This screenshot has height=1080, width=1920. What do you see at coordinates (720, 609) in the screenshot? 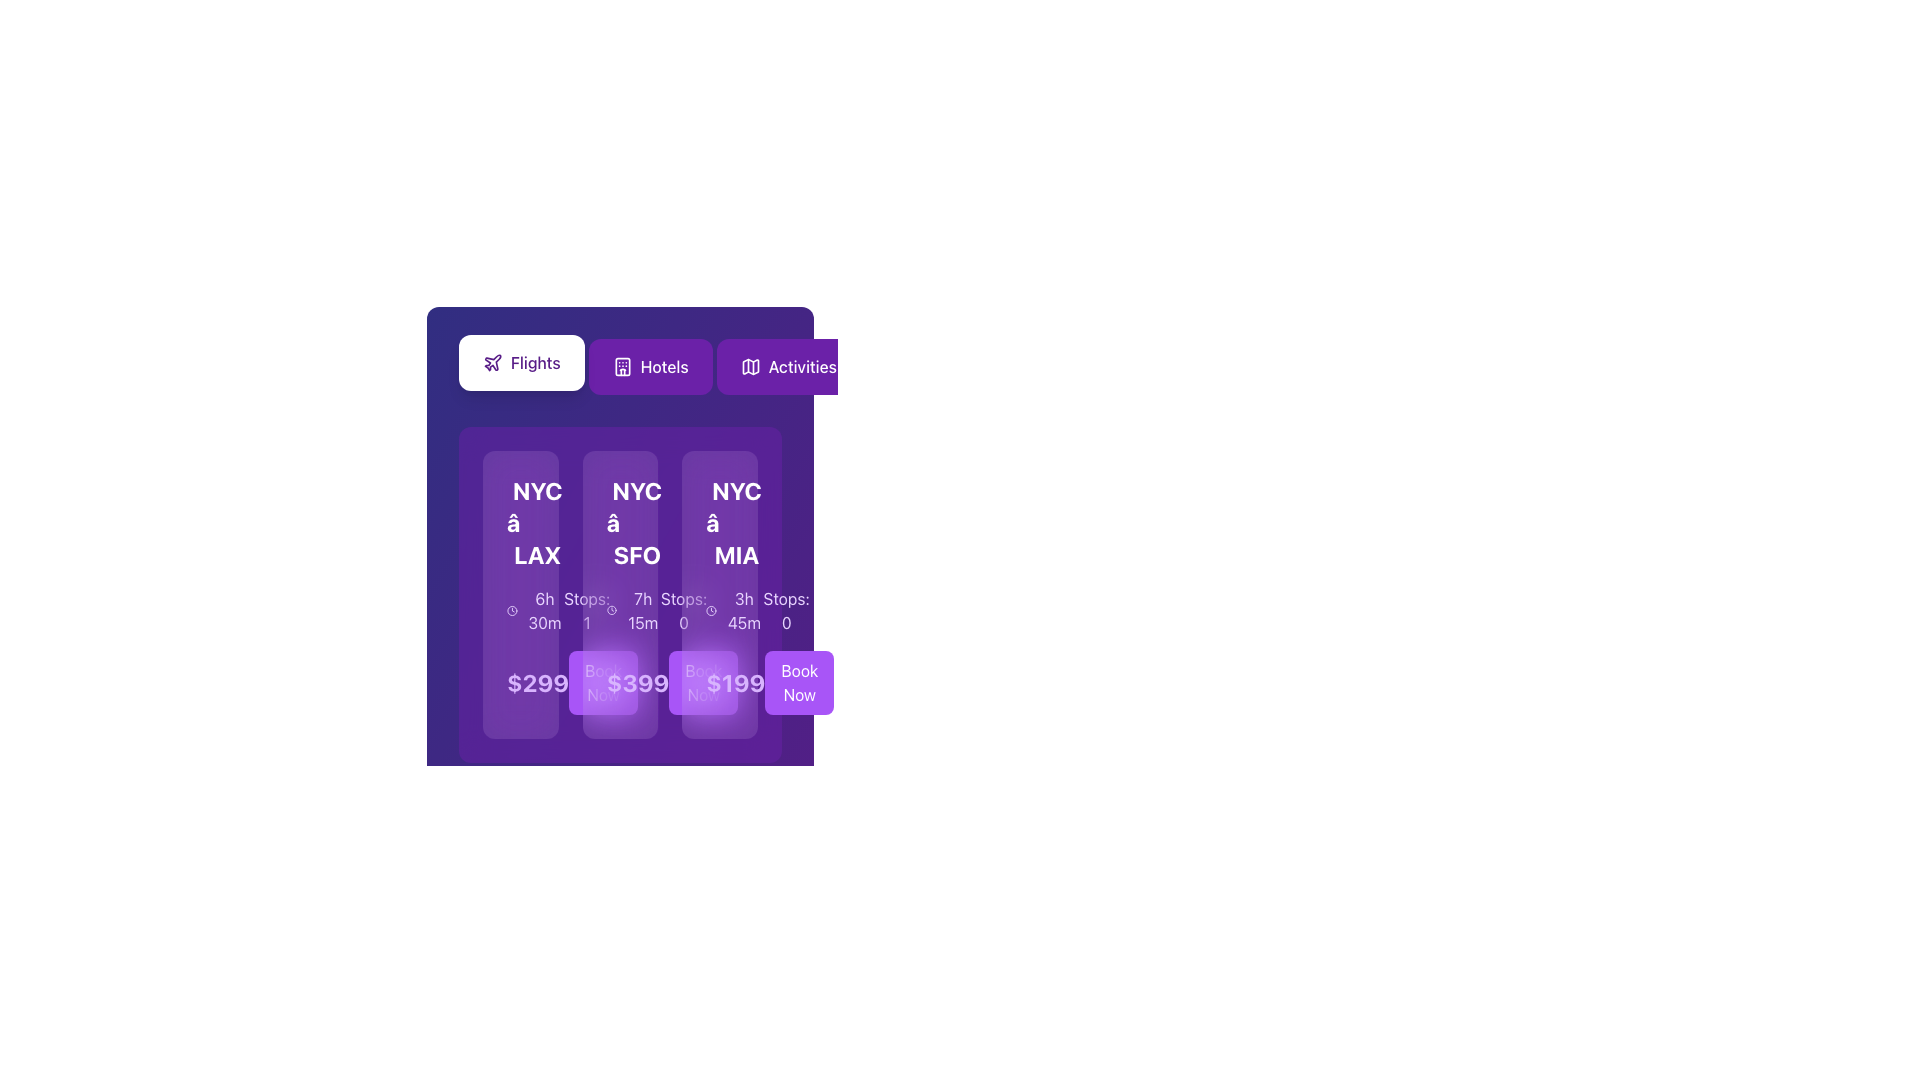
I see `the text label displaying the flight duration ('3h 45m') and the number of stops ('Stops: 0') for the flight itinerary, which is styled in light purple and located below the flight route text ('NYC → MIA') and above the price information ('$199')` at bounding box center [720, 609].